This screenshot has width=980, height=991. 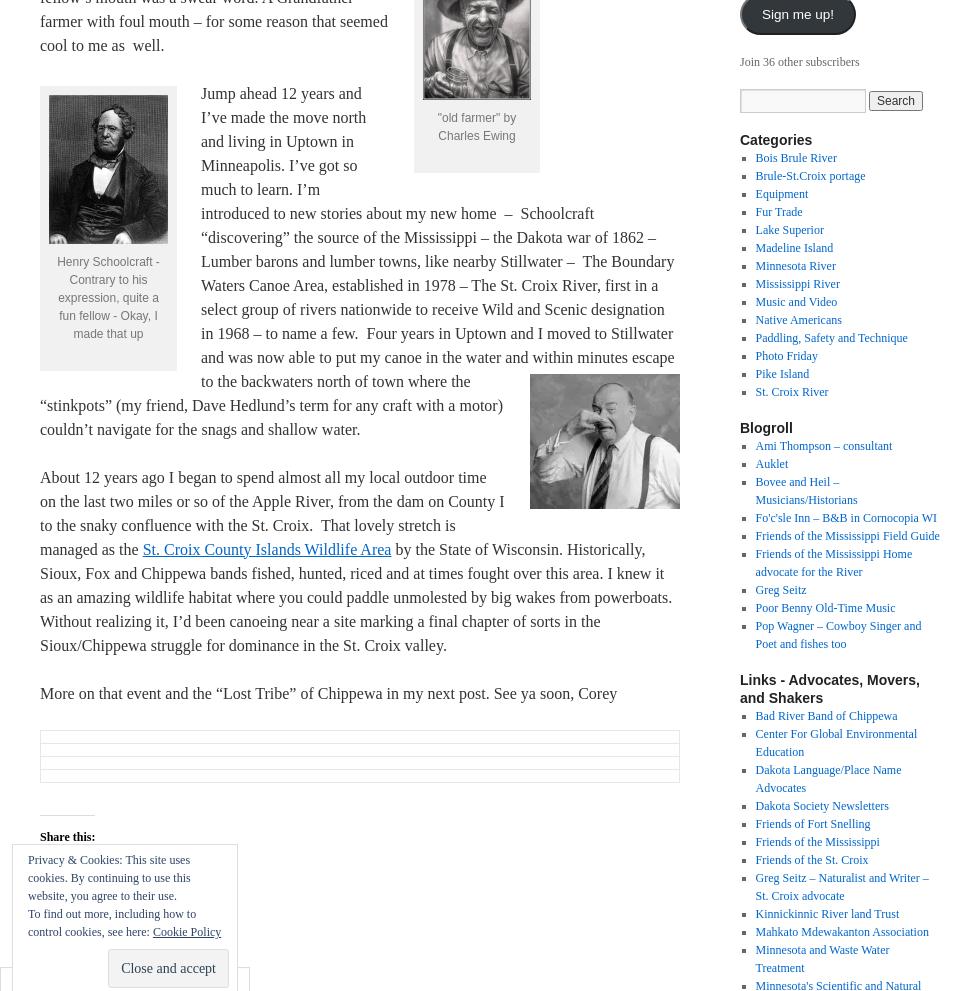 I want to click on 'Fur Trade', so click(x=778, y=210).